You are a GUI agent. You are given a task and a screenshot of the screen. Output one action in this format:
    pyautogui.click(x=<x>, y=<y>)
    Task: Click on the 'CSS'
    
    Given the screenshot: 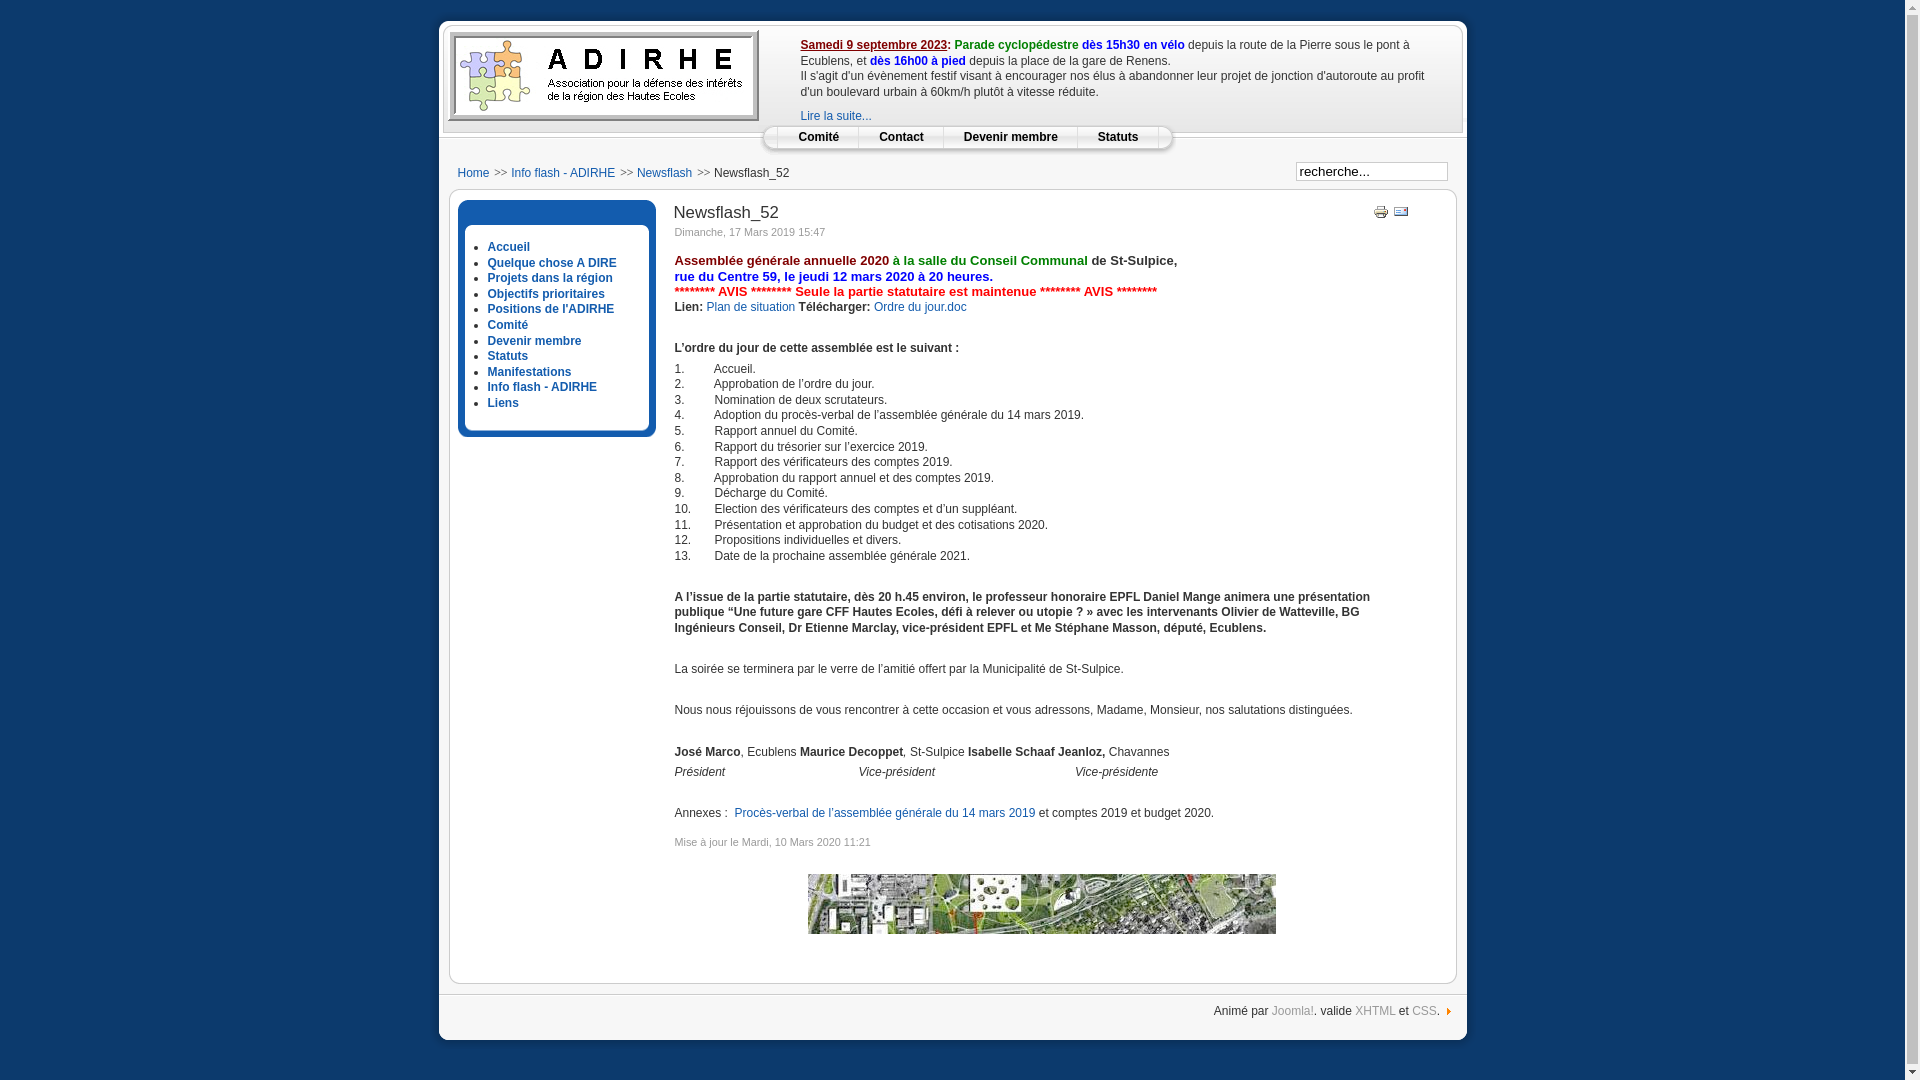 What is the action you would take?
    pyautogui.click(x=1423, y=1010)
    